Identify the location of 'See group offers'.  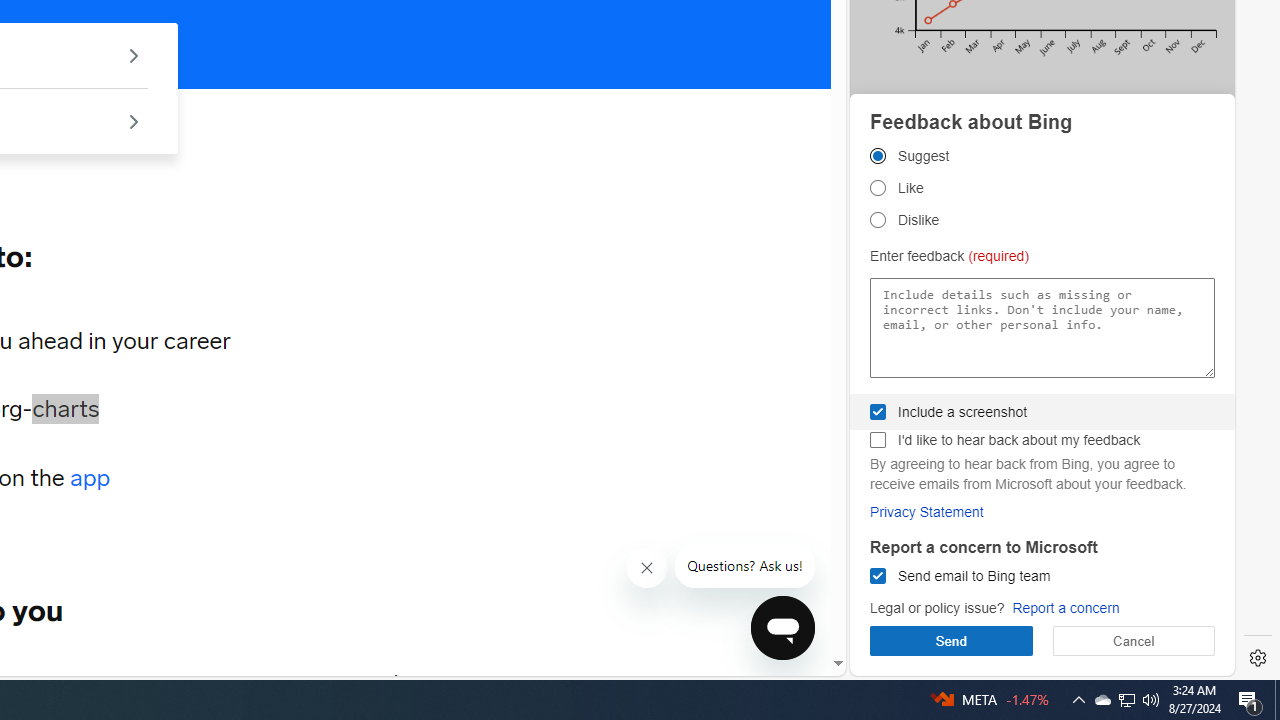
(132, 121).